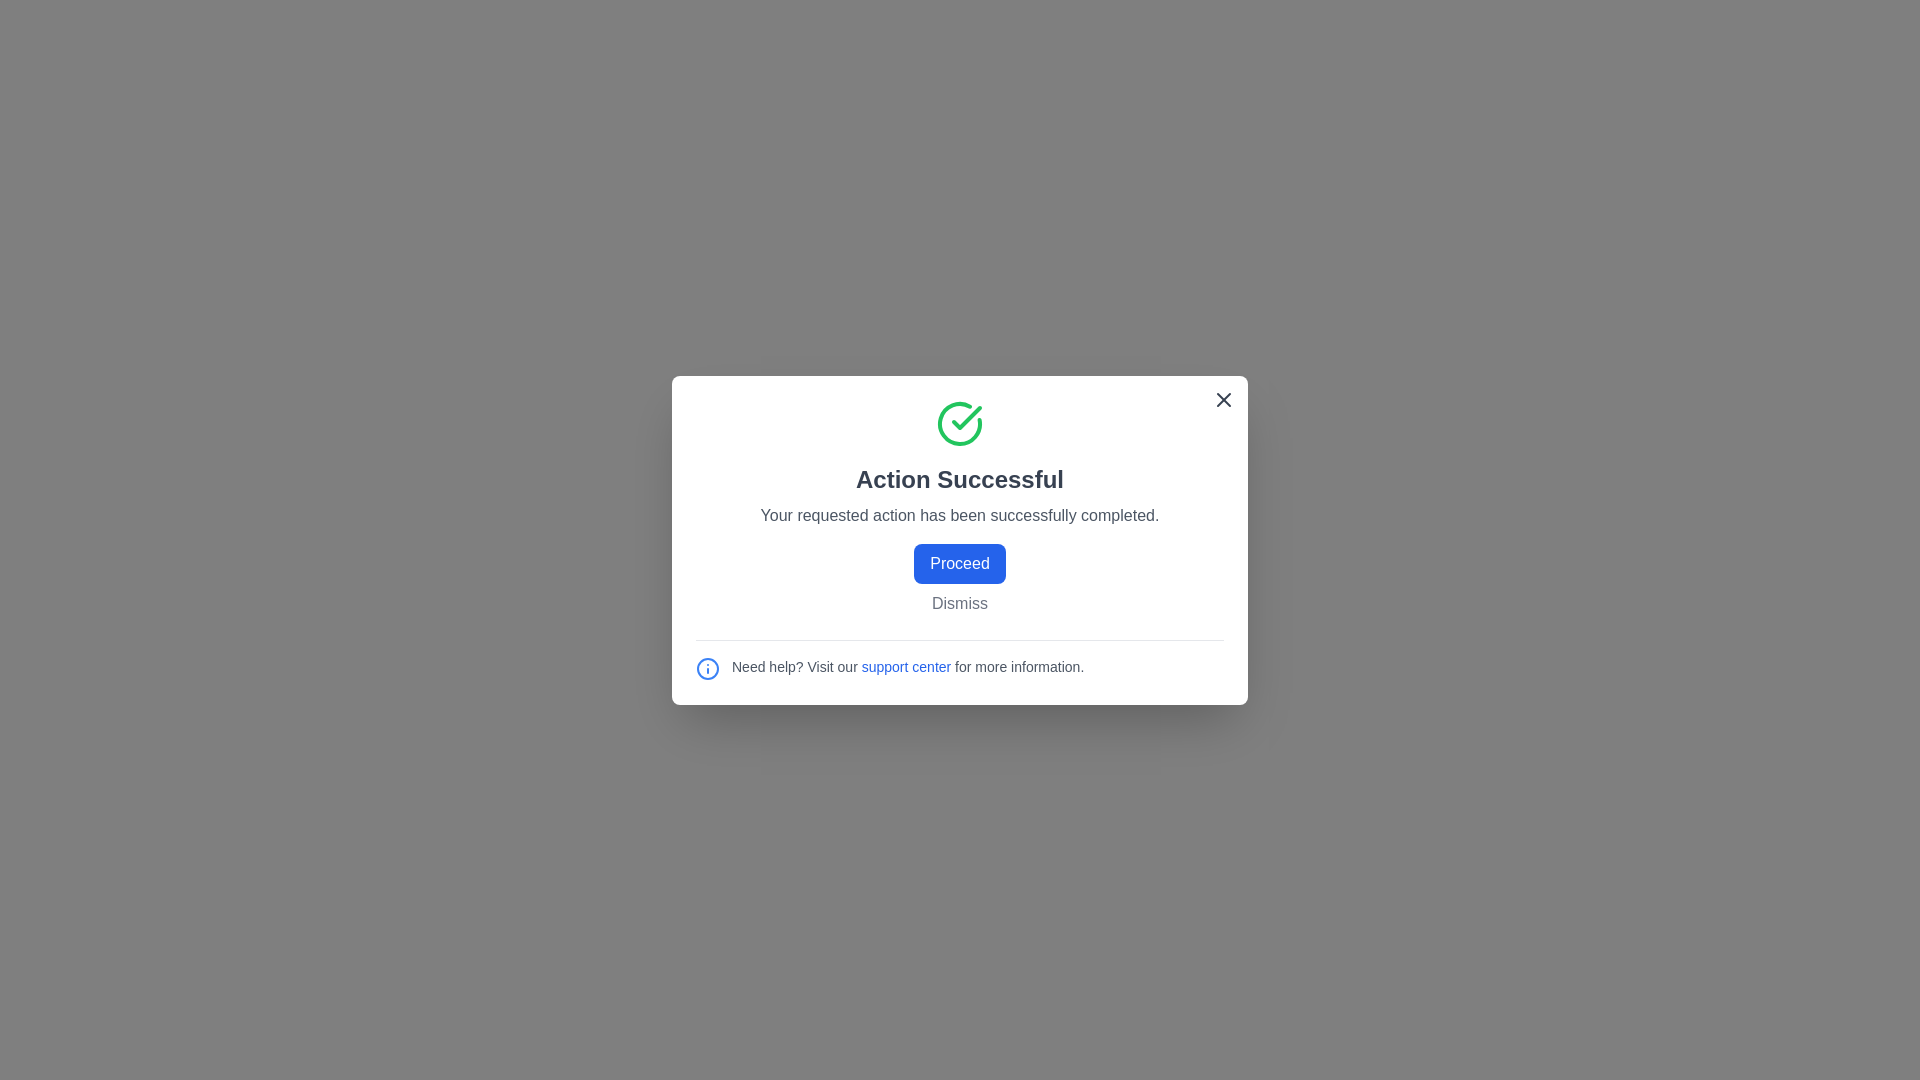  What do you see at coordinates (1223, 398) in the screenshot?
I see `the close button icon located in the top right corner of the modal` at bounding box center [1223, 398].